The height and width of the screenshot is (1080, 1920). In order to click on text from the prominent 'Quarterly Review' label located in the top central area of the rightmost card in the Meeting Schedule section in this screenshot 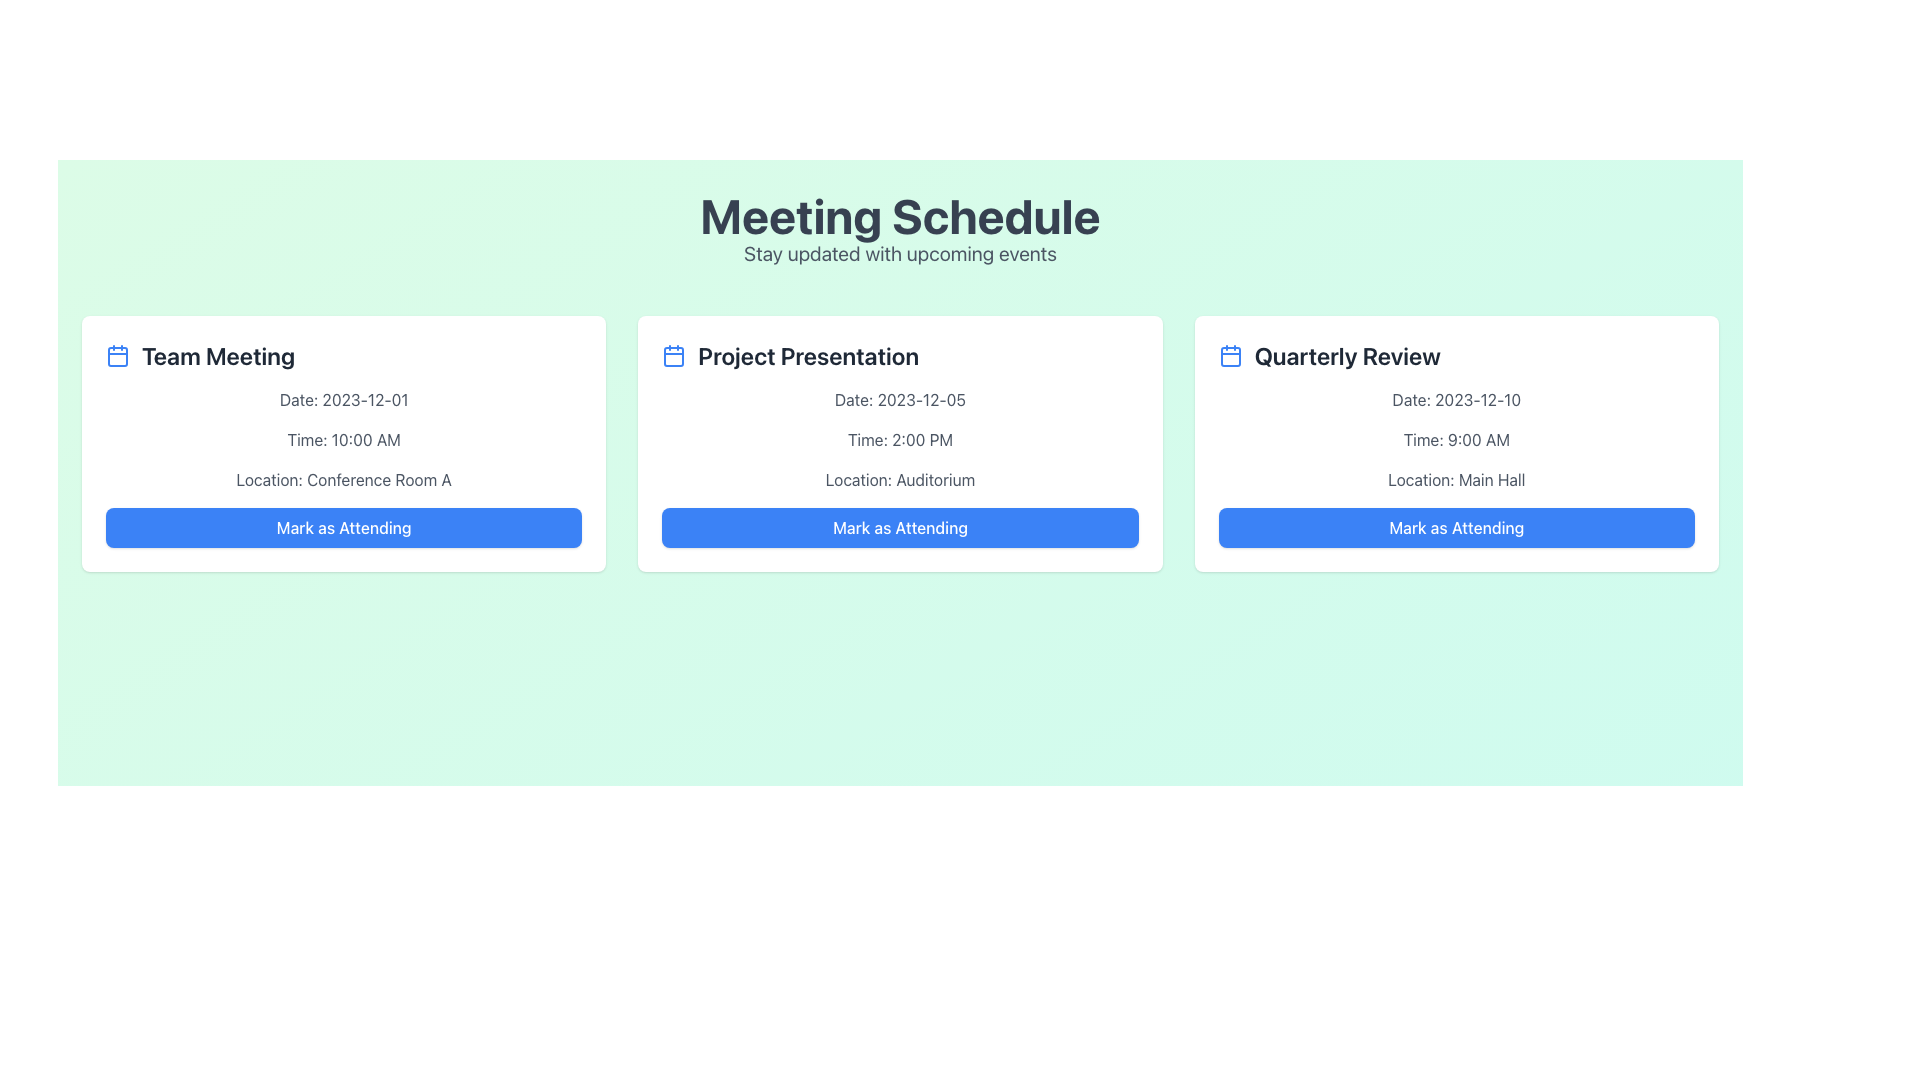, I will do `click(1347, 354)`.